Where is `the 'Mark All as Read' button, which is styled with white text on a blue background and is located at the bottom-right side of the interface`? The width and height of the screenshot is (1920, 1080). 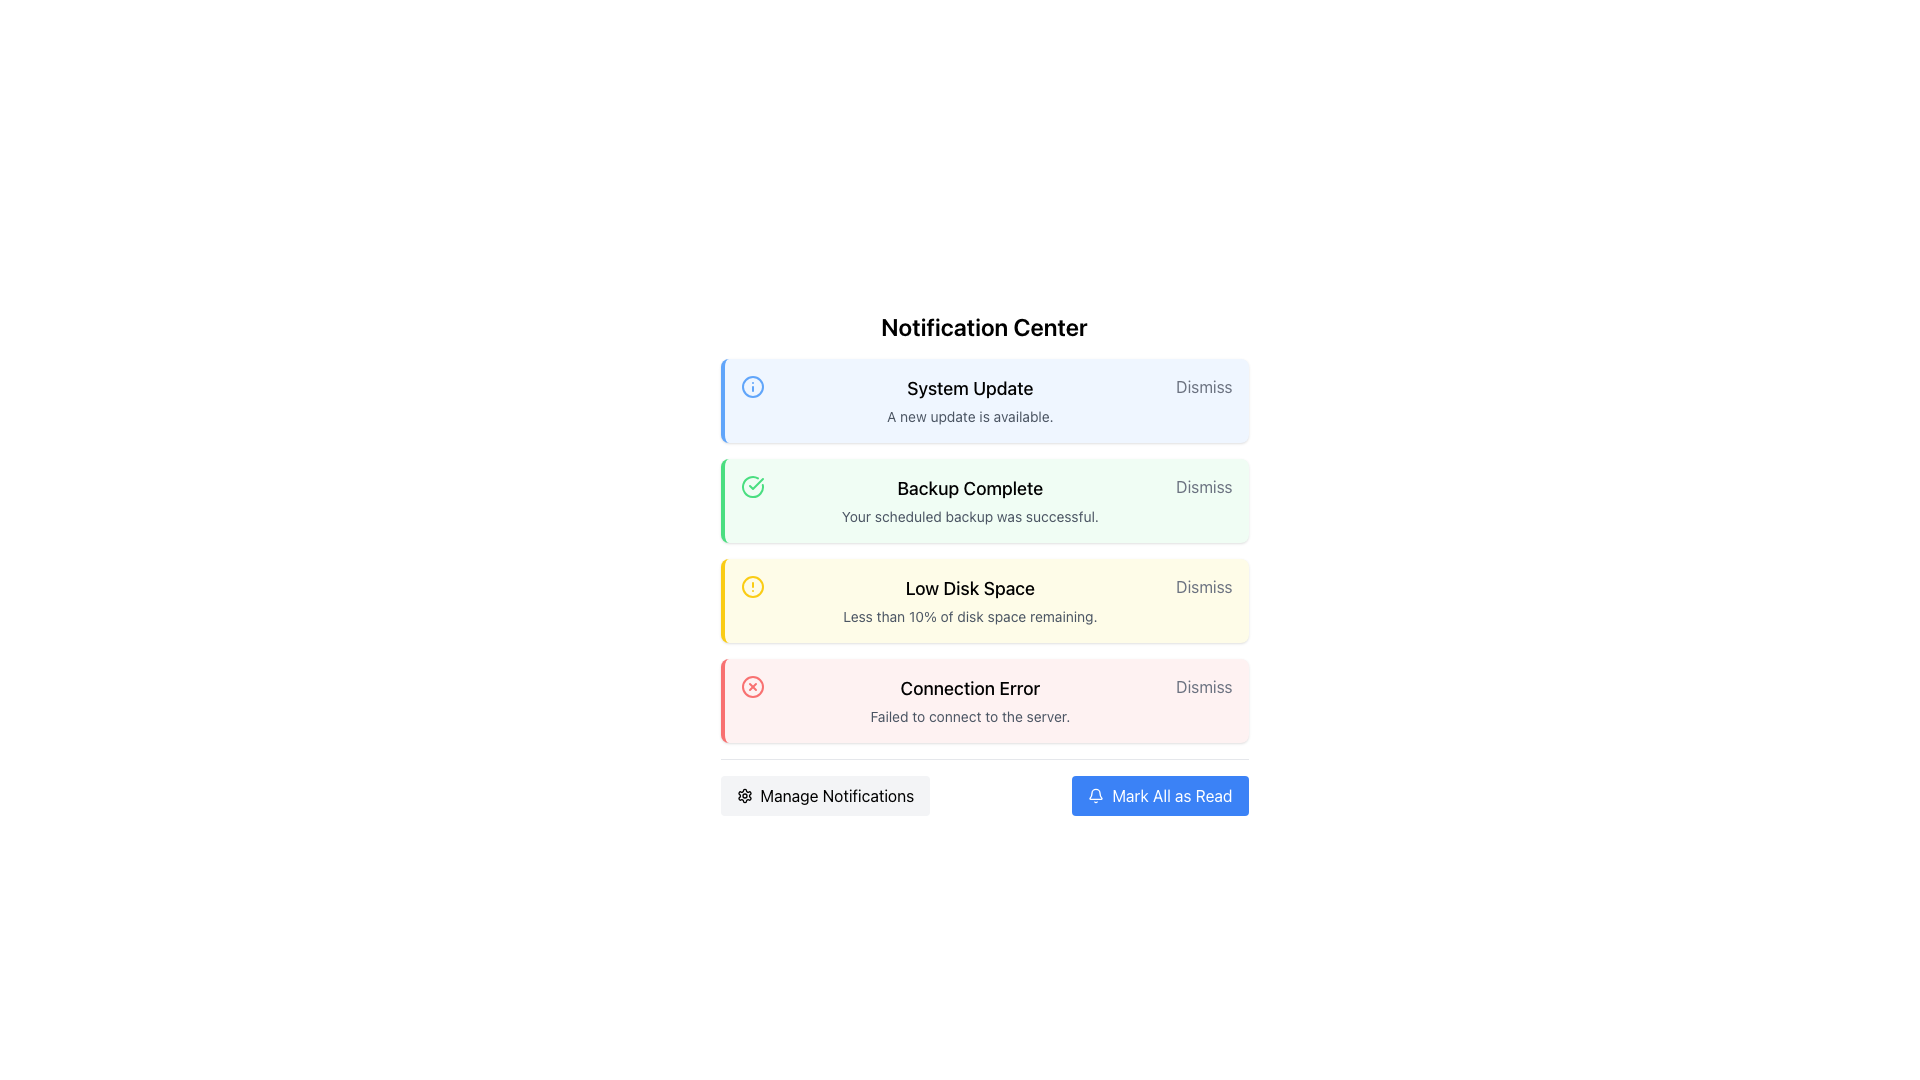 the 'Mark All as Read' button, which is styled with white text on a blue background and is located at the bottom-right side of the interface is located at coordinates (1172, 794).